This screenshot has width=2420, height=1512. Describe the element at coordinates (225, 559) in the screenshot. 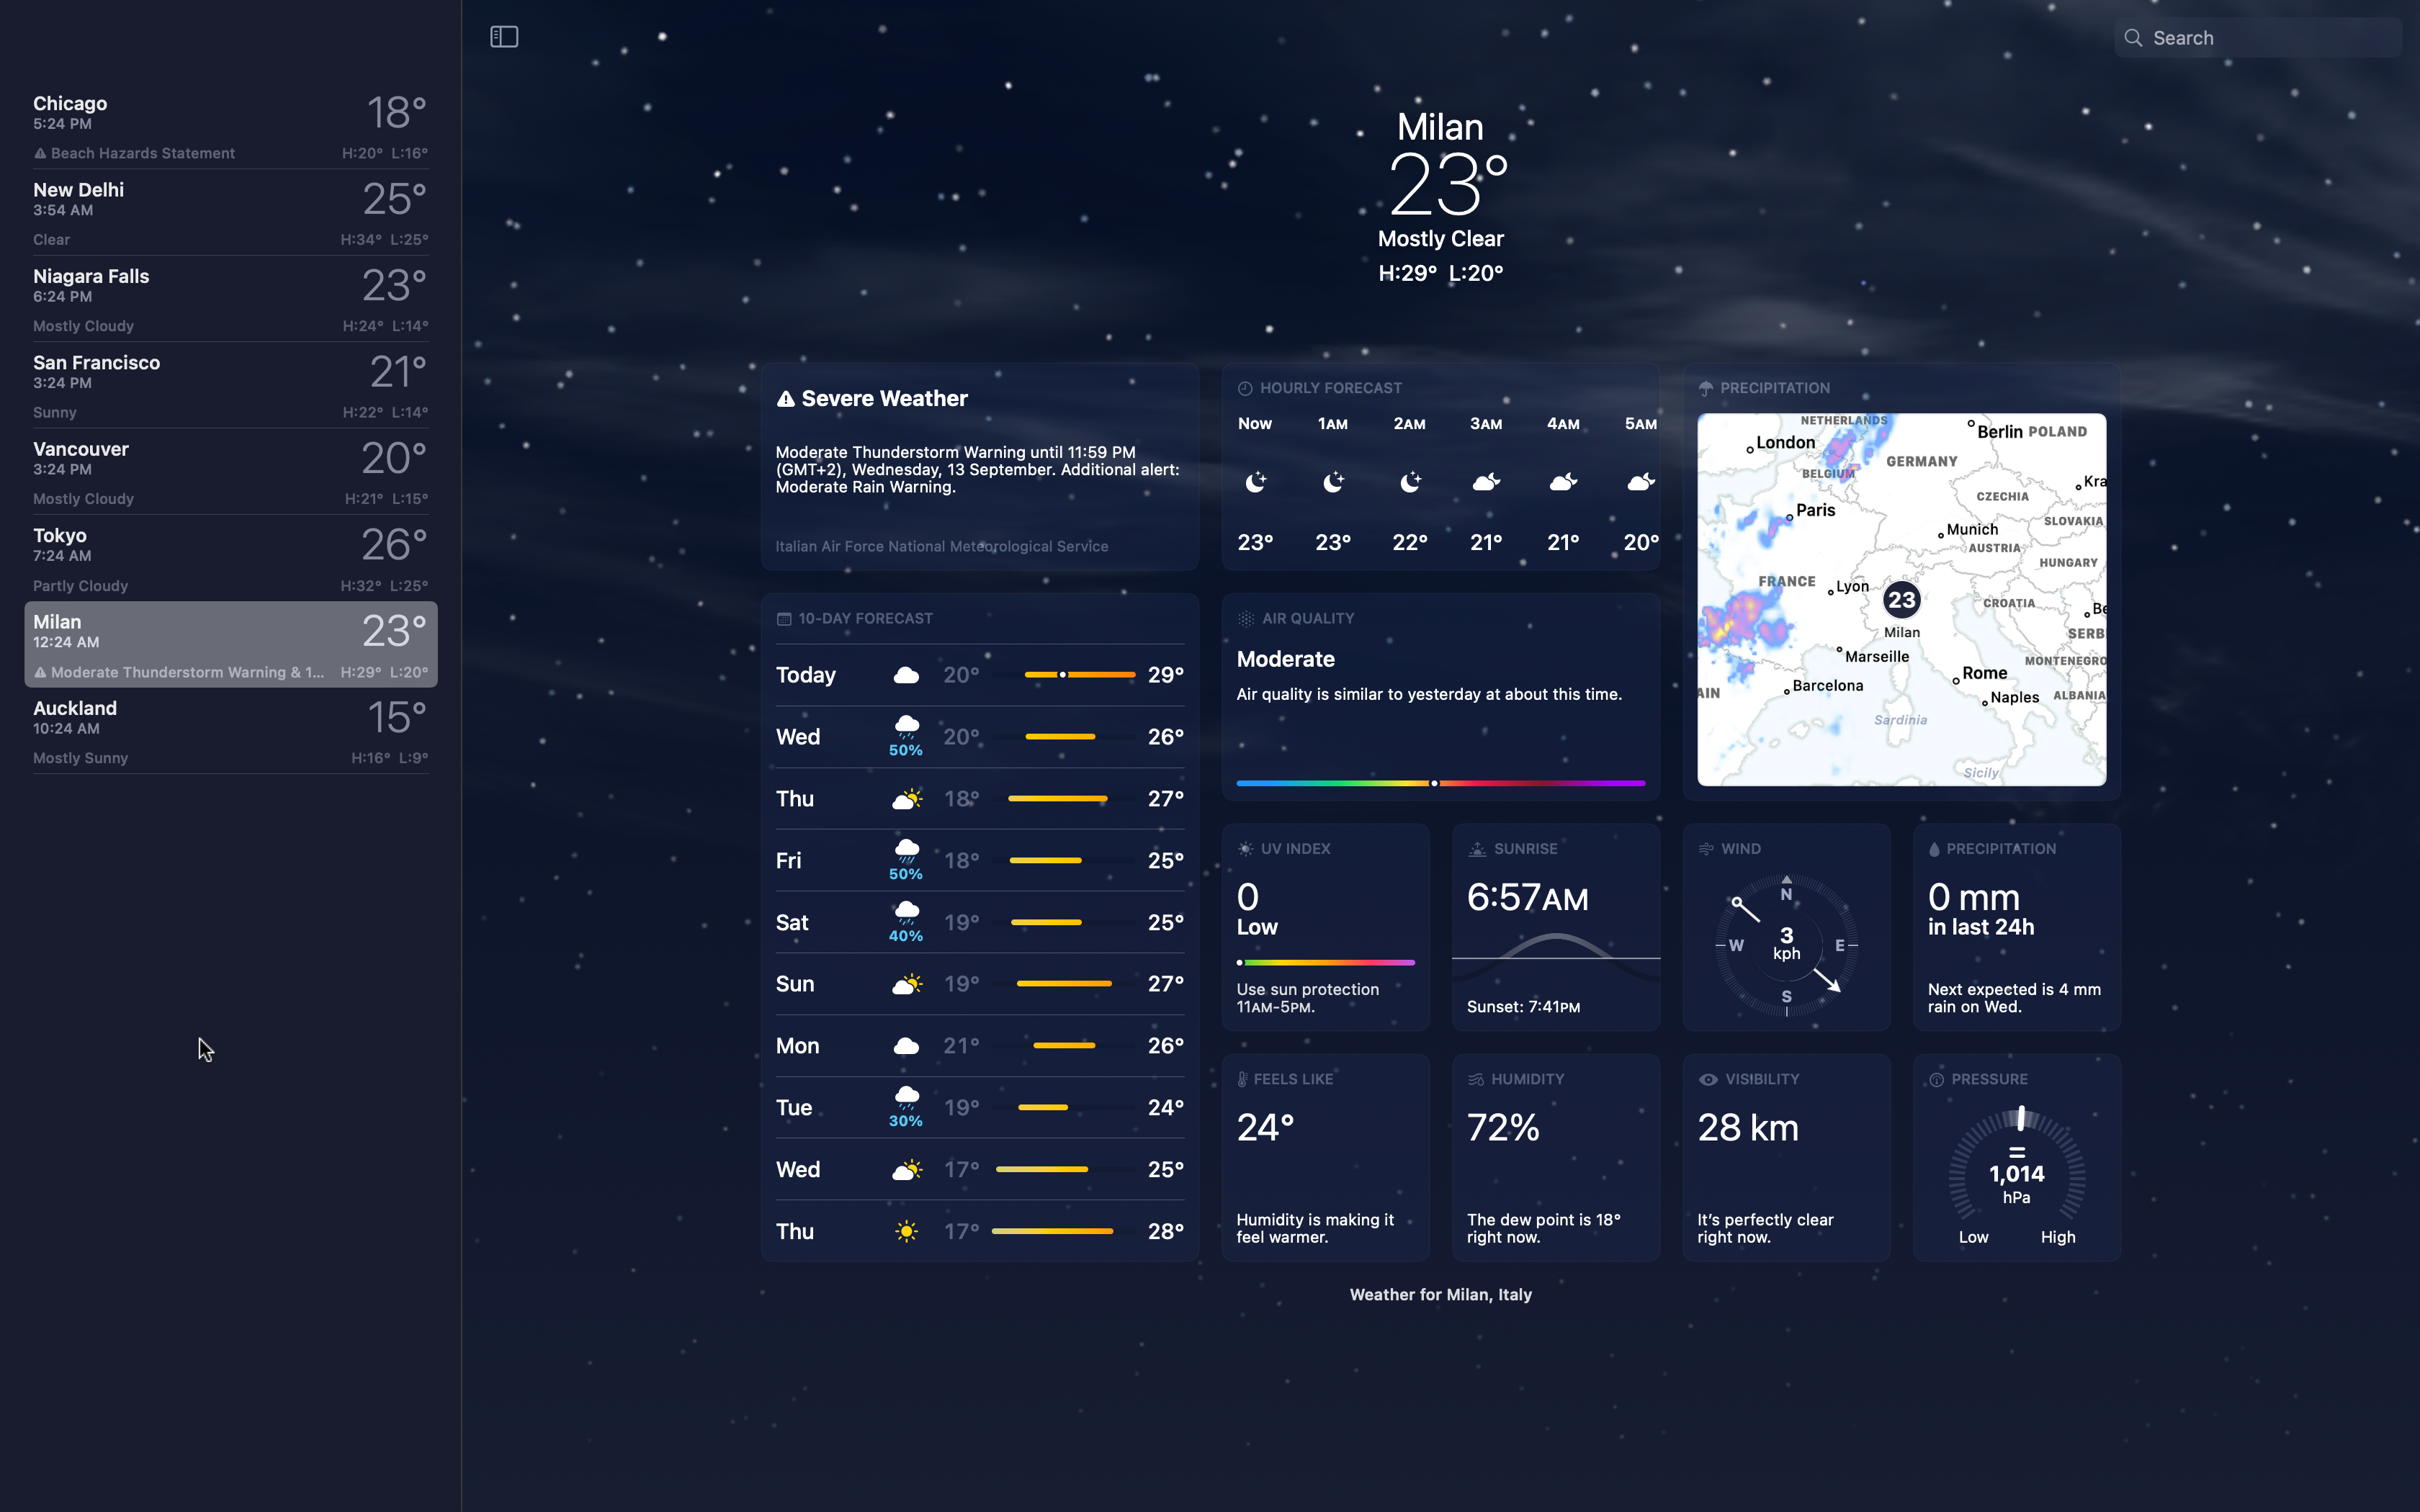

I see `View weather for Tokyo` at that location.